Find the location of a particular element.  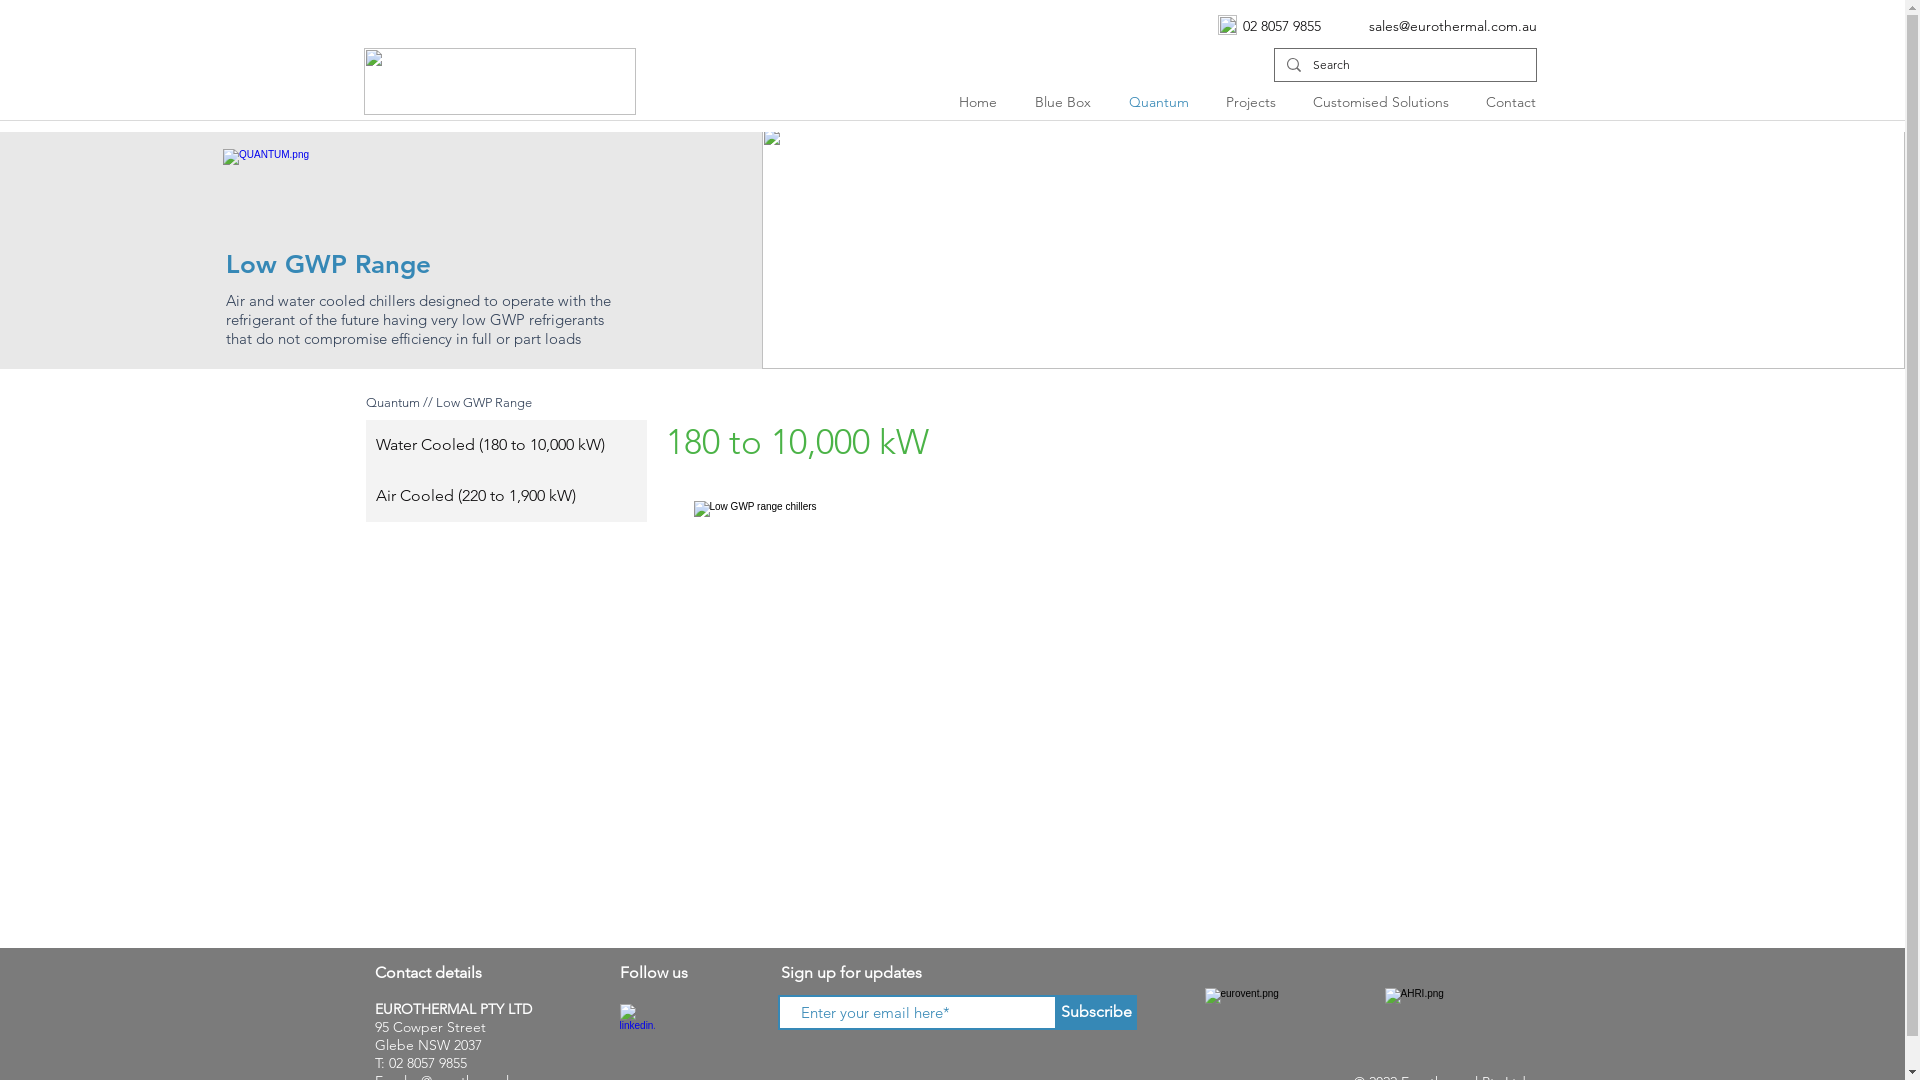

'Contact' is located at coordinates (1513, 101).